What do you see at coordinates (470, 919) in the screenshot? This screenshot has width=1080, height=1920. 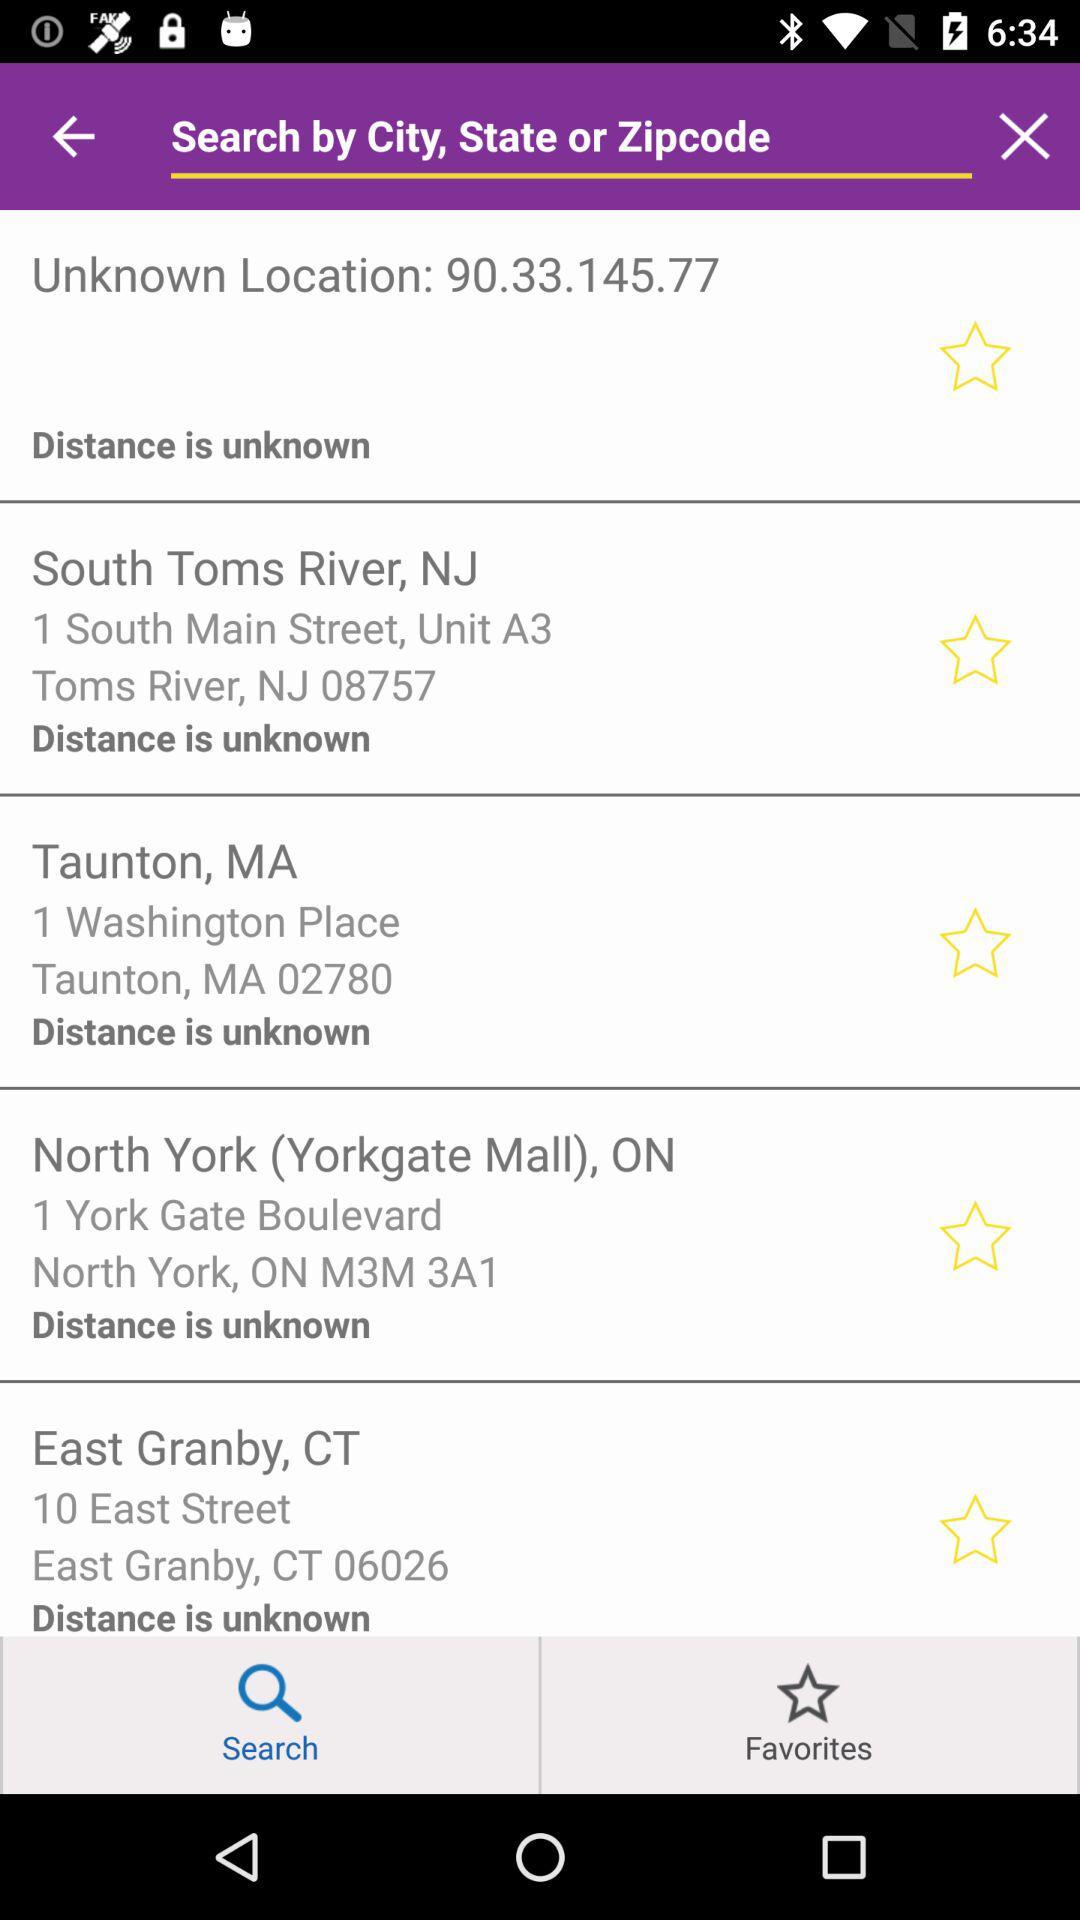 I see `the icon below taunton, ma item` at bounding box center [470, 919].